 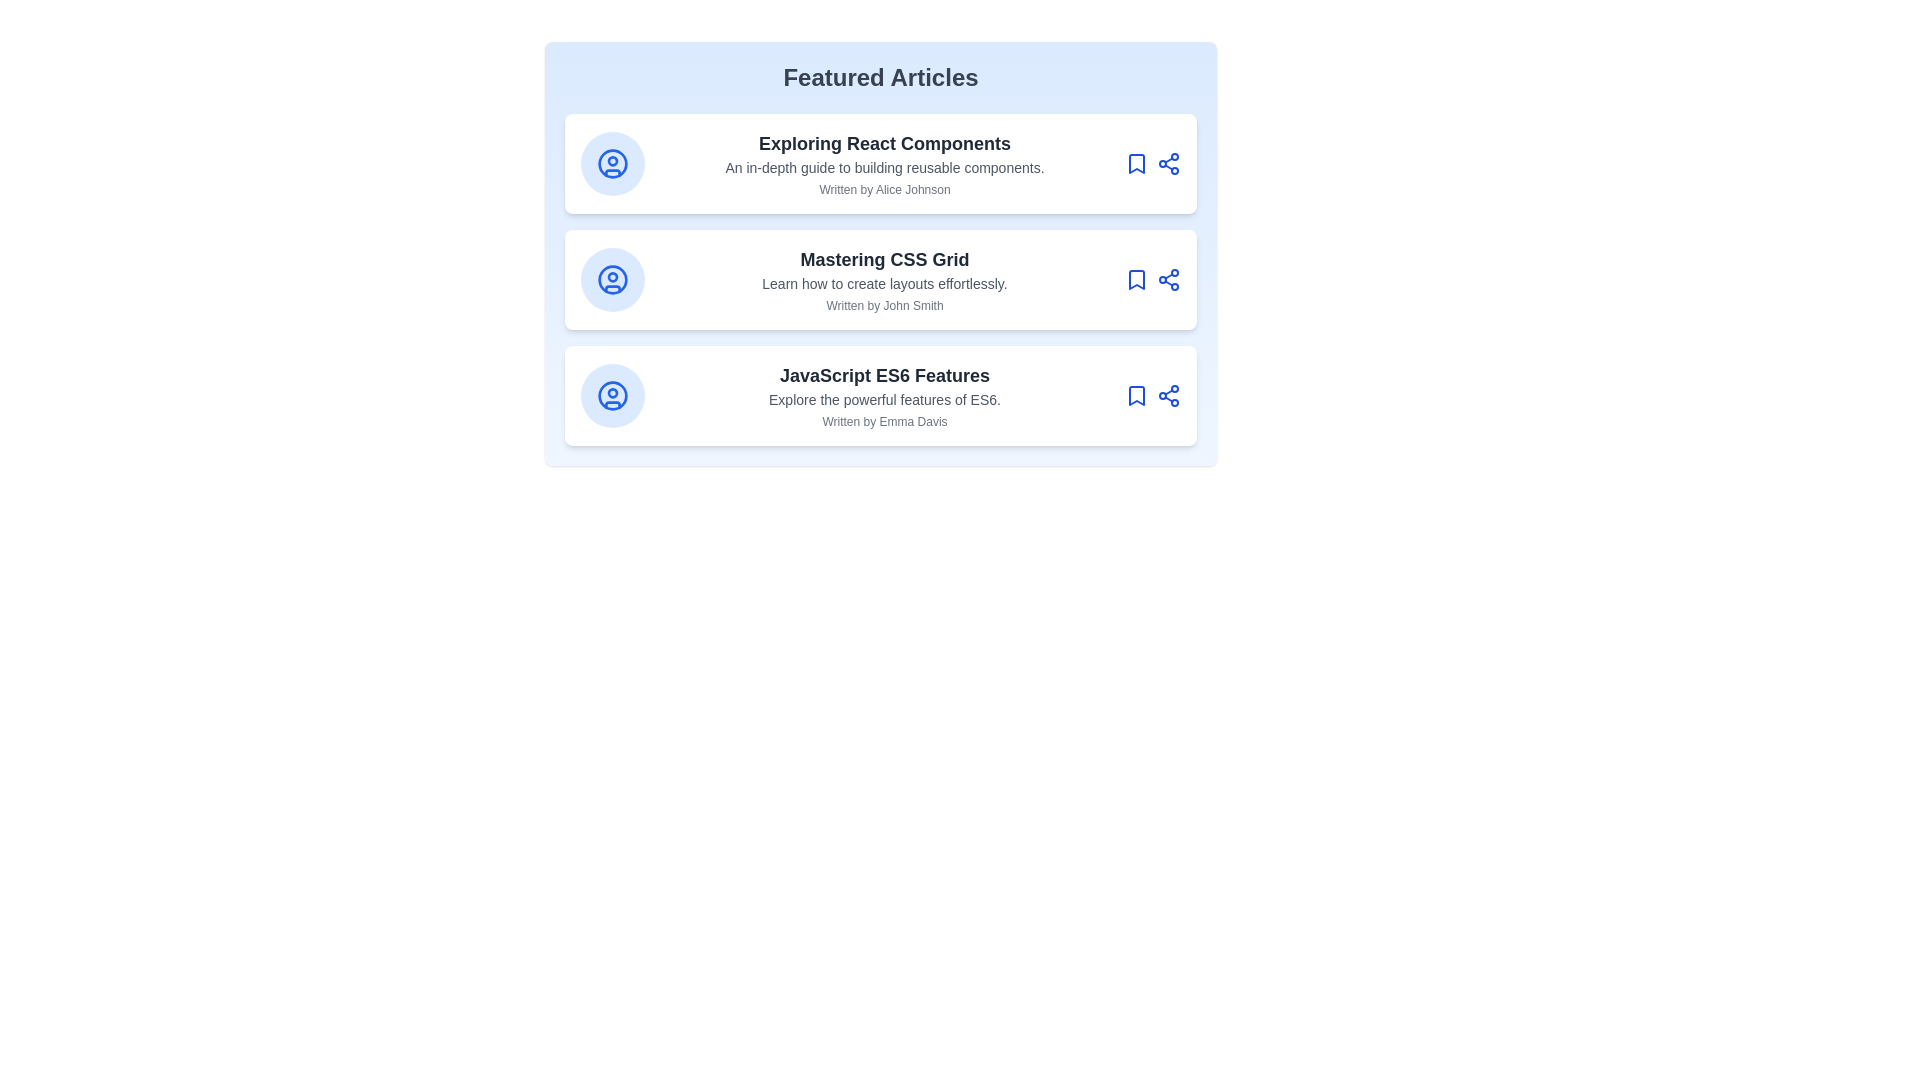 I want to click on user icon on the article card corresponding to Mastering CSS Grid, so click(x=612, y=280).